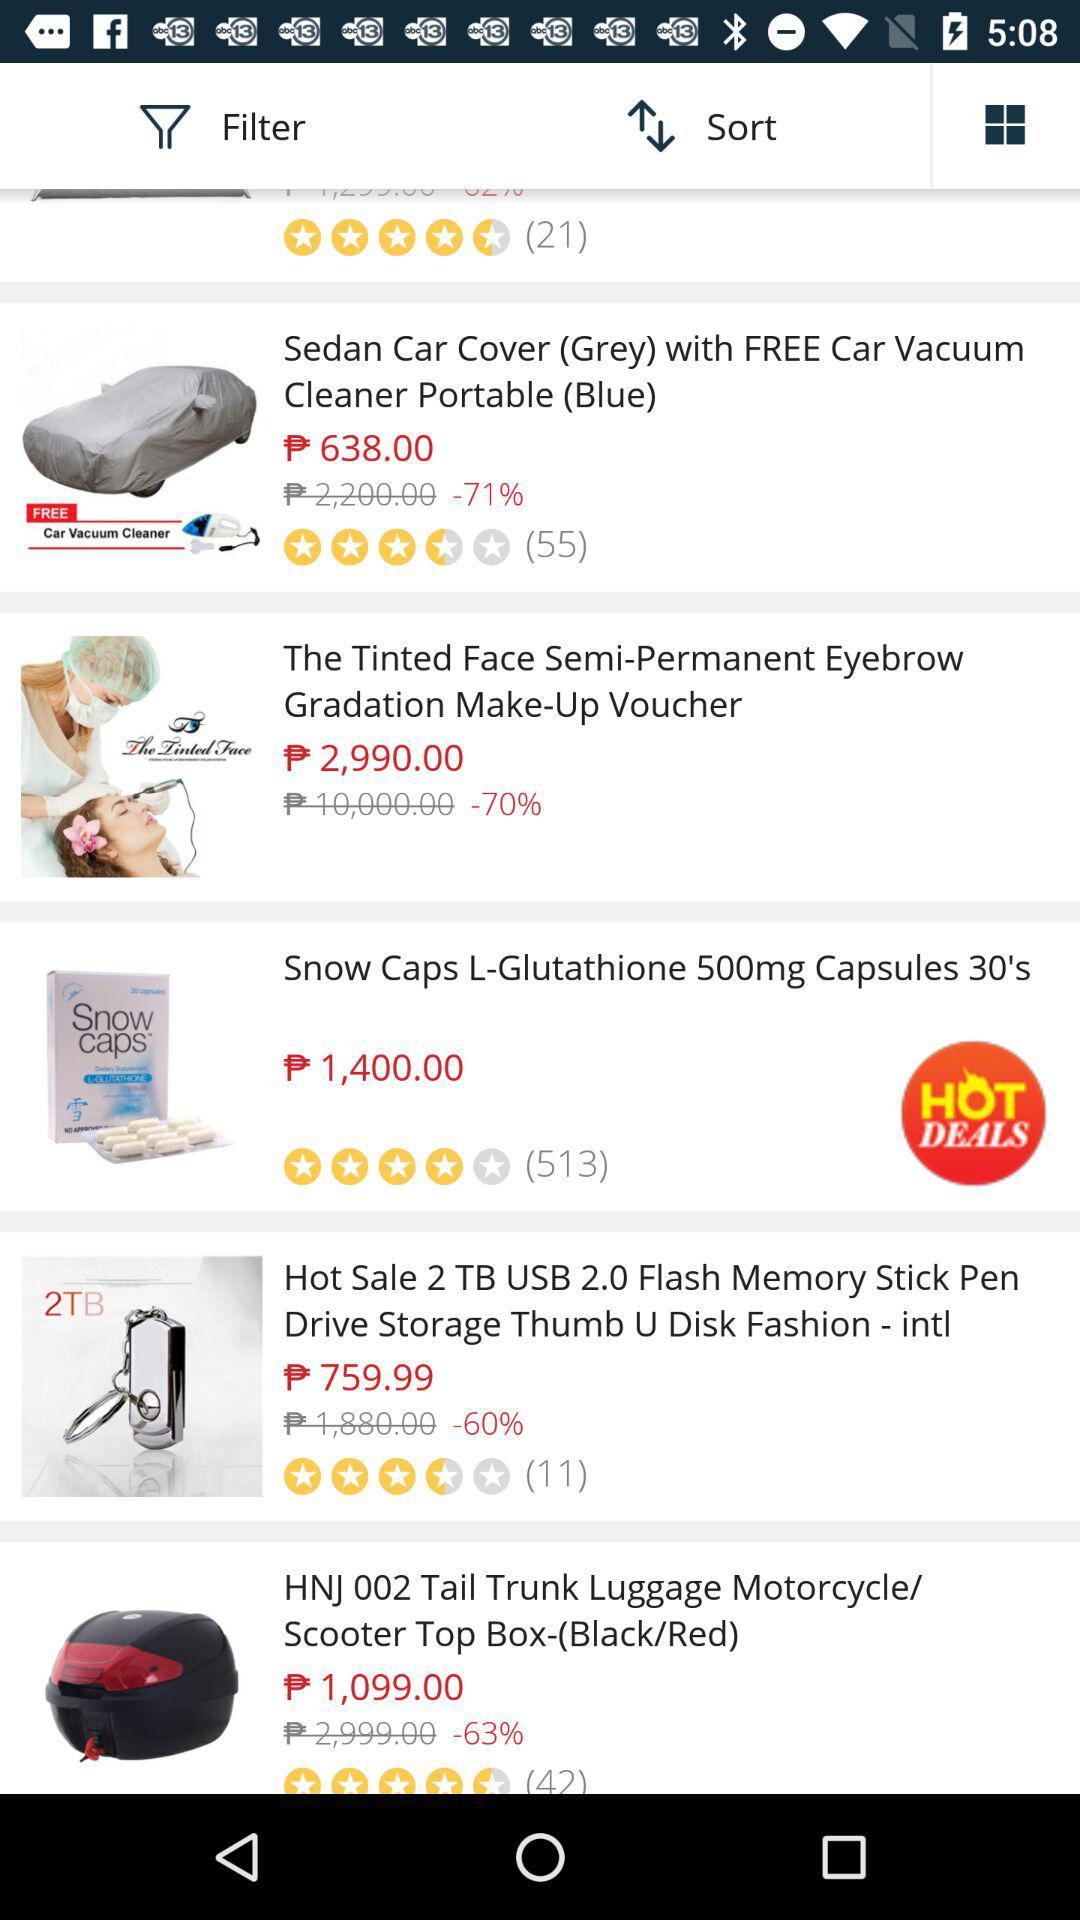  Describe the element at coordinates (1006, 124) in the screenshot. I see `the dashboard icon` at that location.